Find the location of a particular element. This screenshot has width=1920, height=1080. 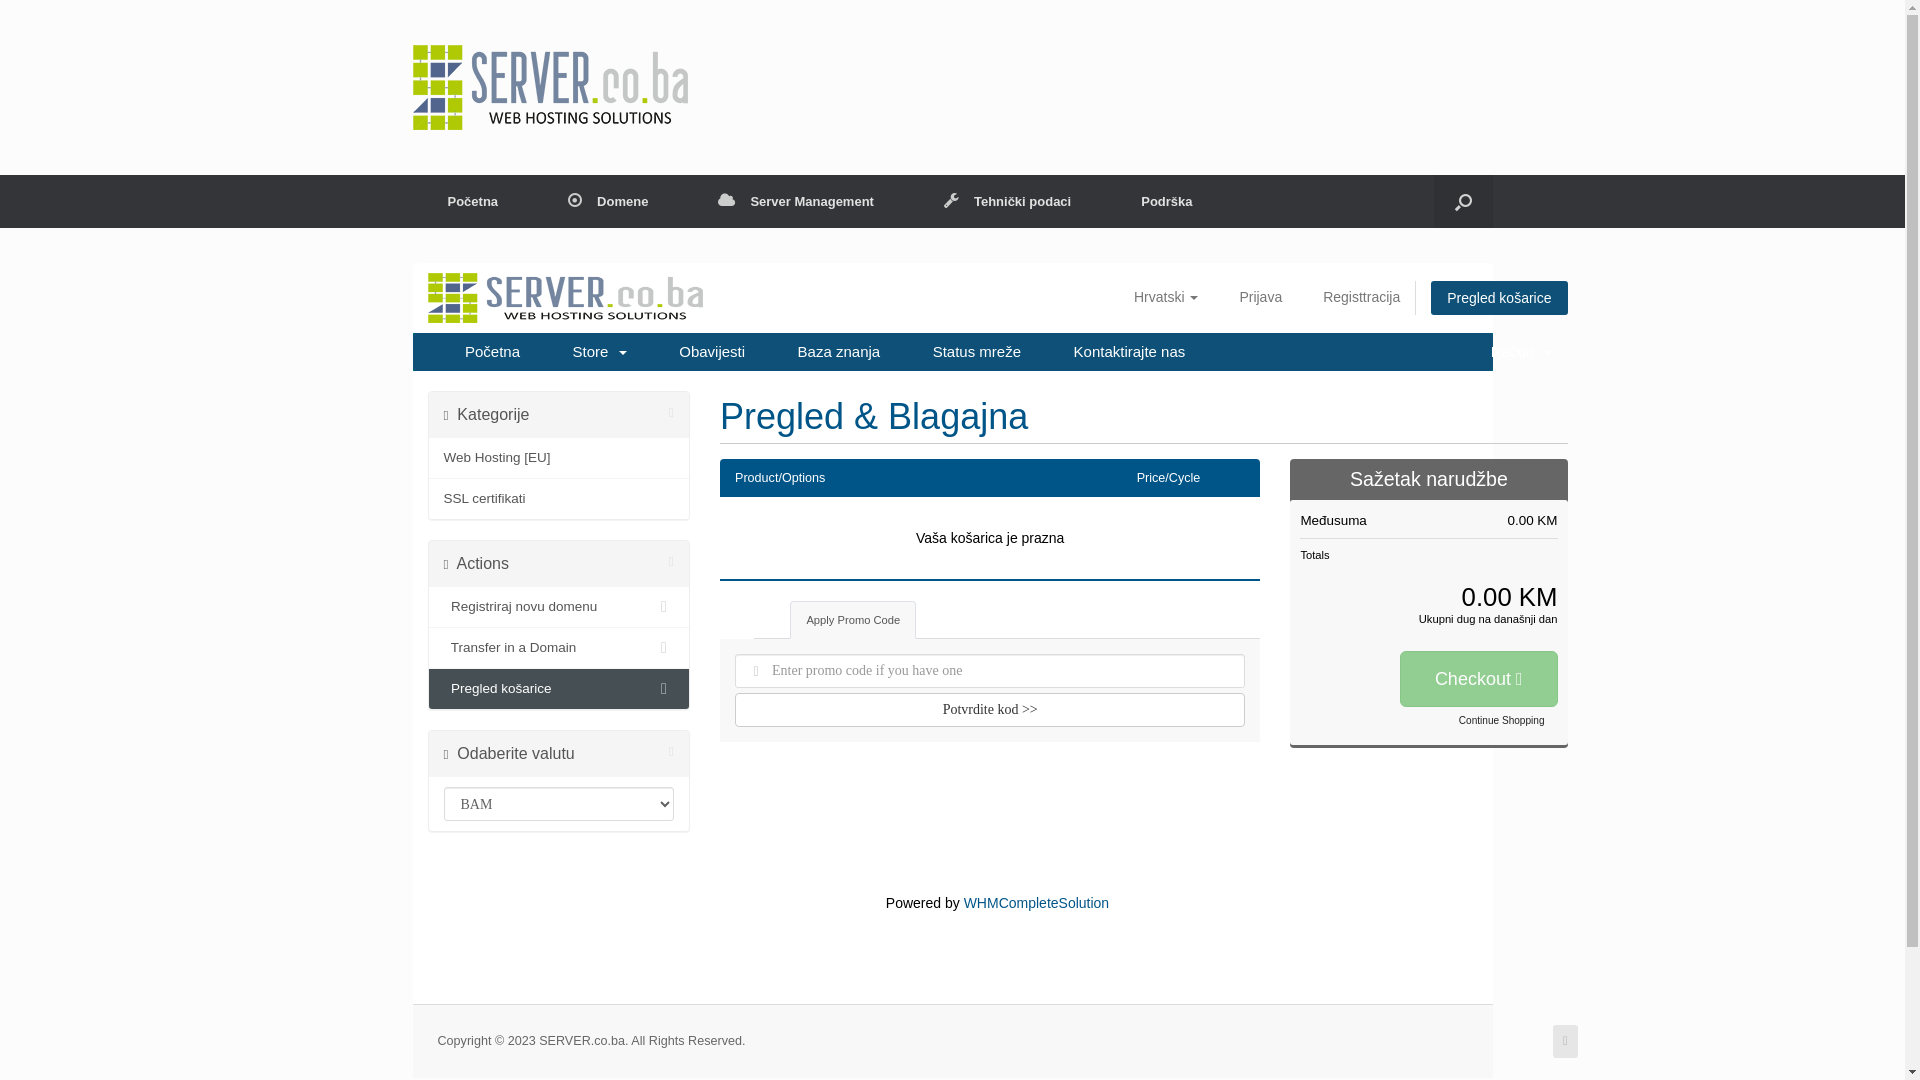

'Hrvatski' is located at coordinates (1166, 297).